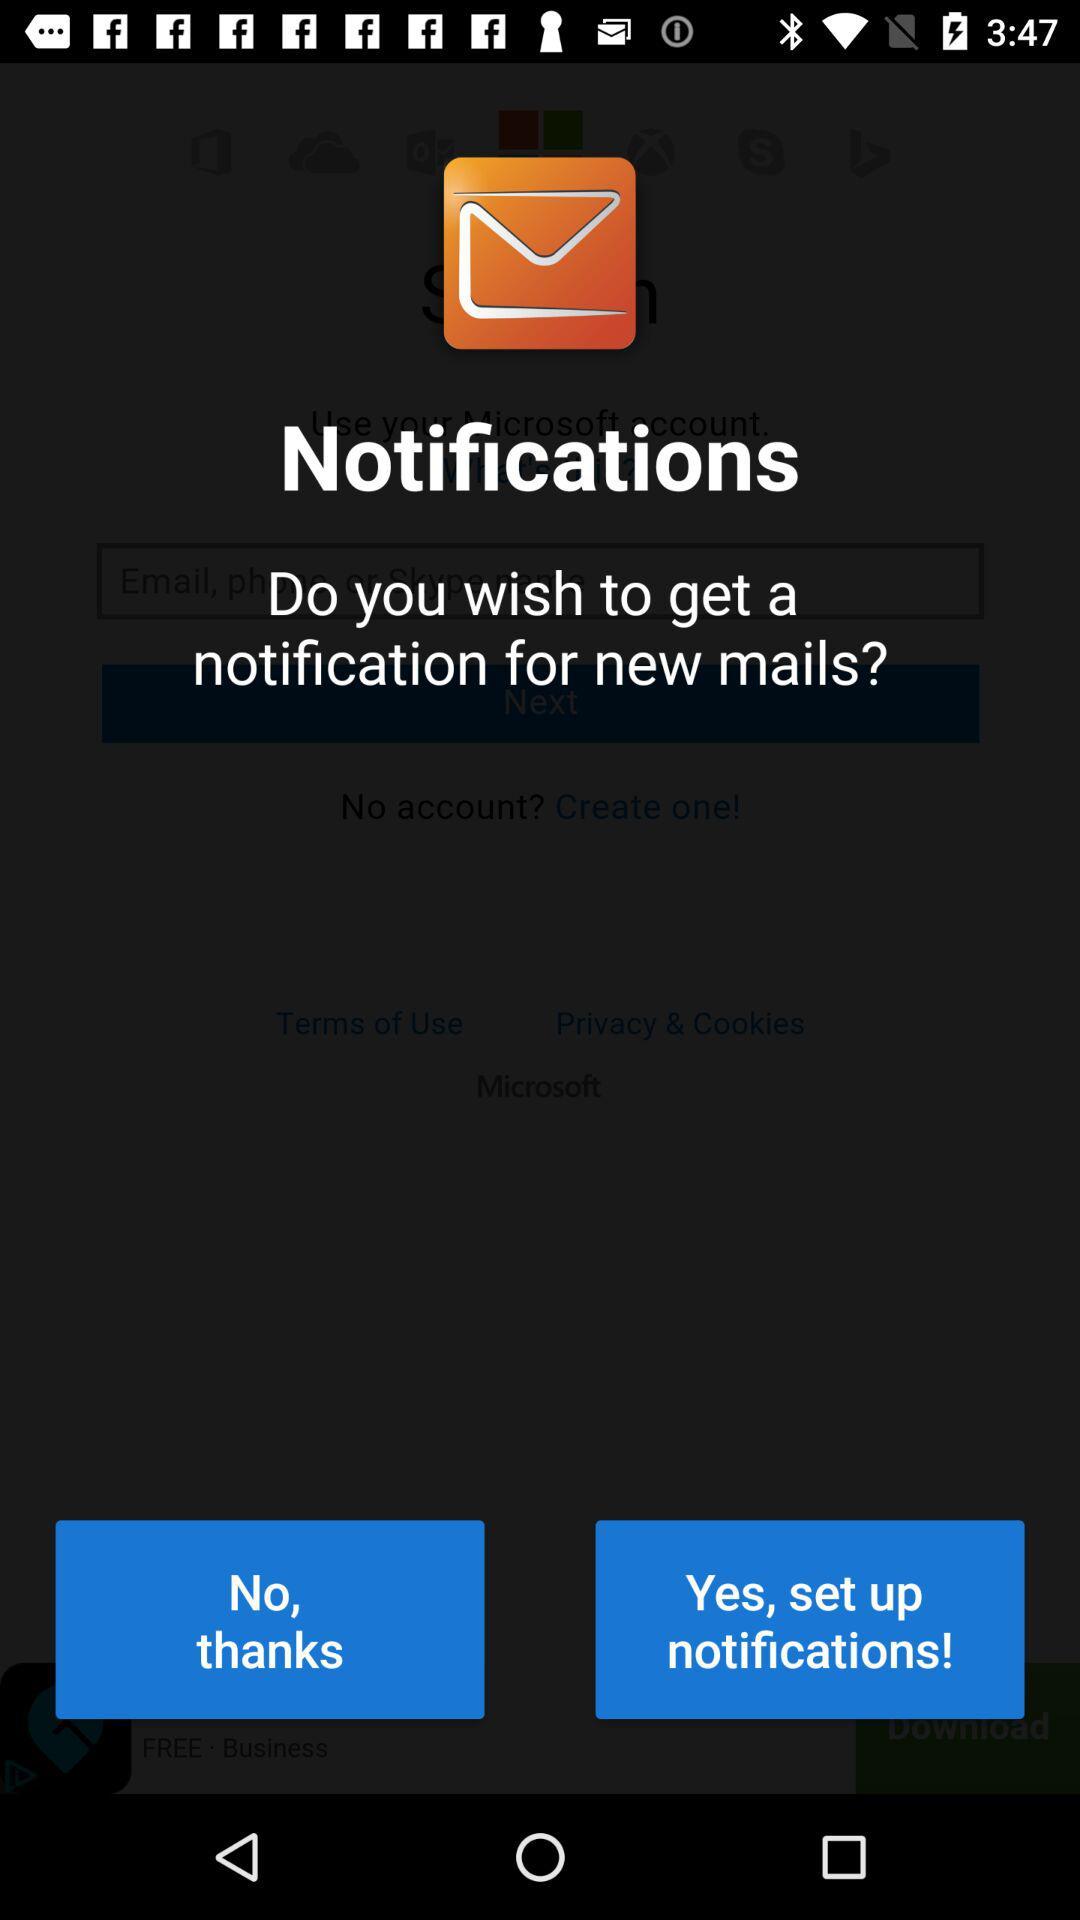 The image size is (1080, 1920). I want to click on the button to the right of no,, so click(810, 1619).